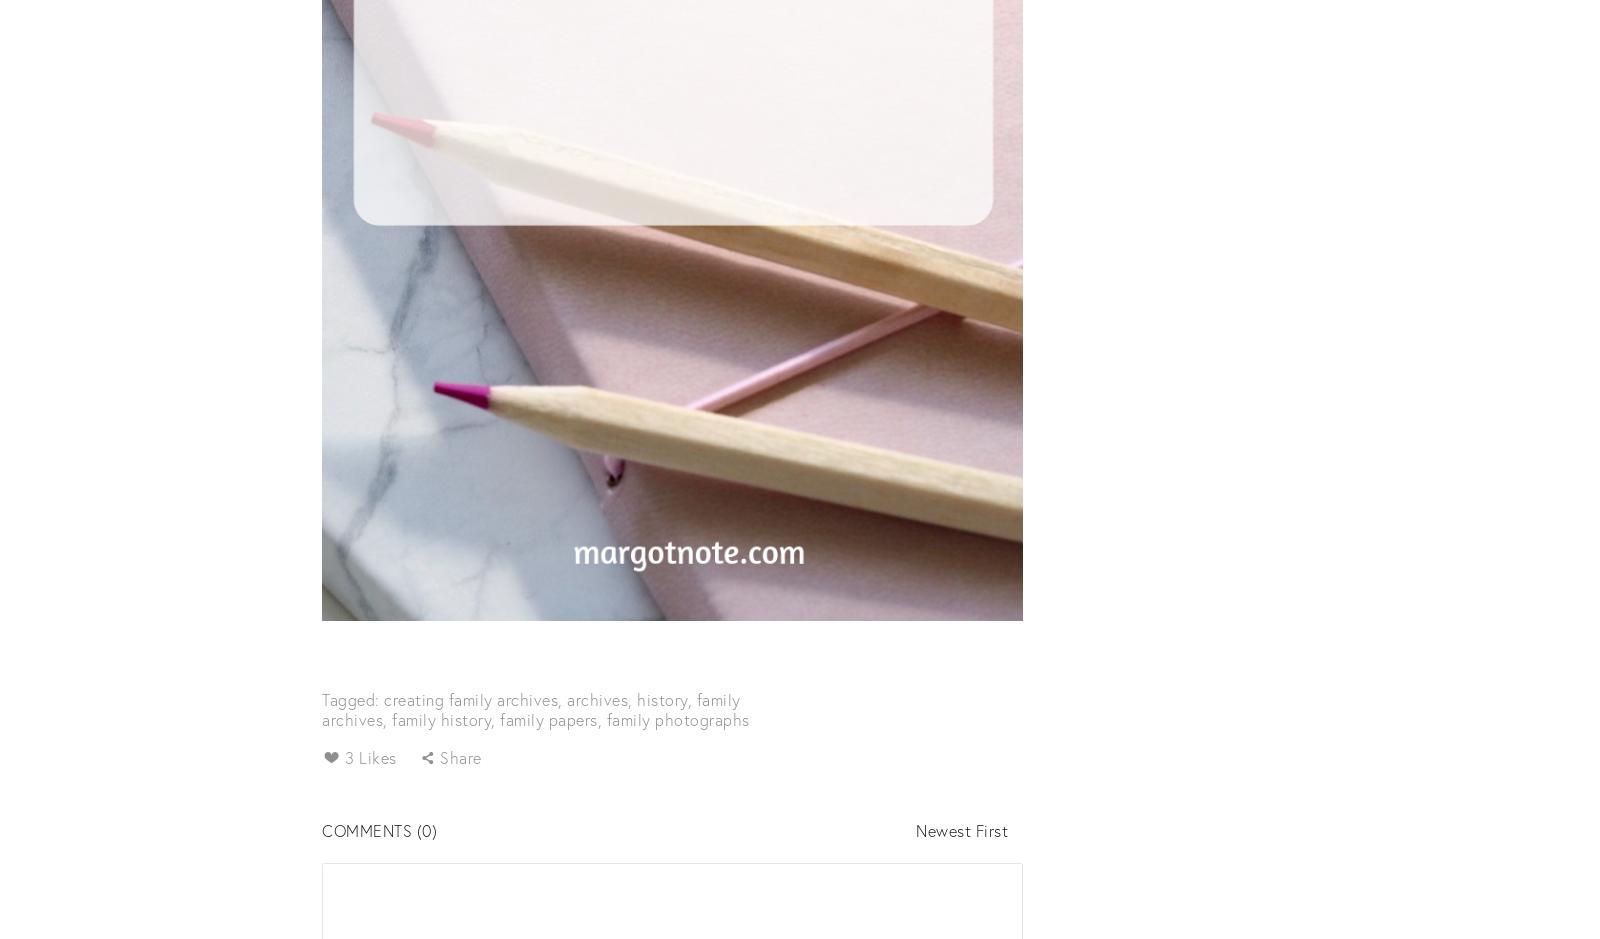 This screenshot has height=939, width=1600. Describe the element at coordinates (566, 697) in the screenshot. I see `'archives'` at that location.